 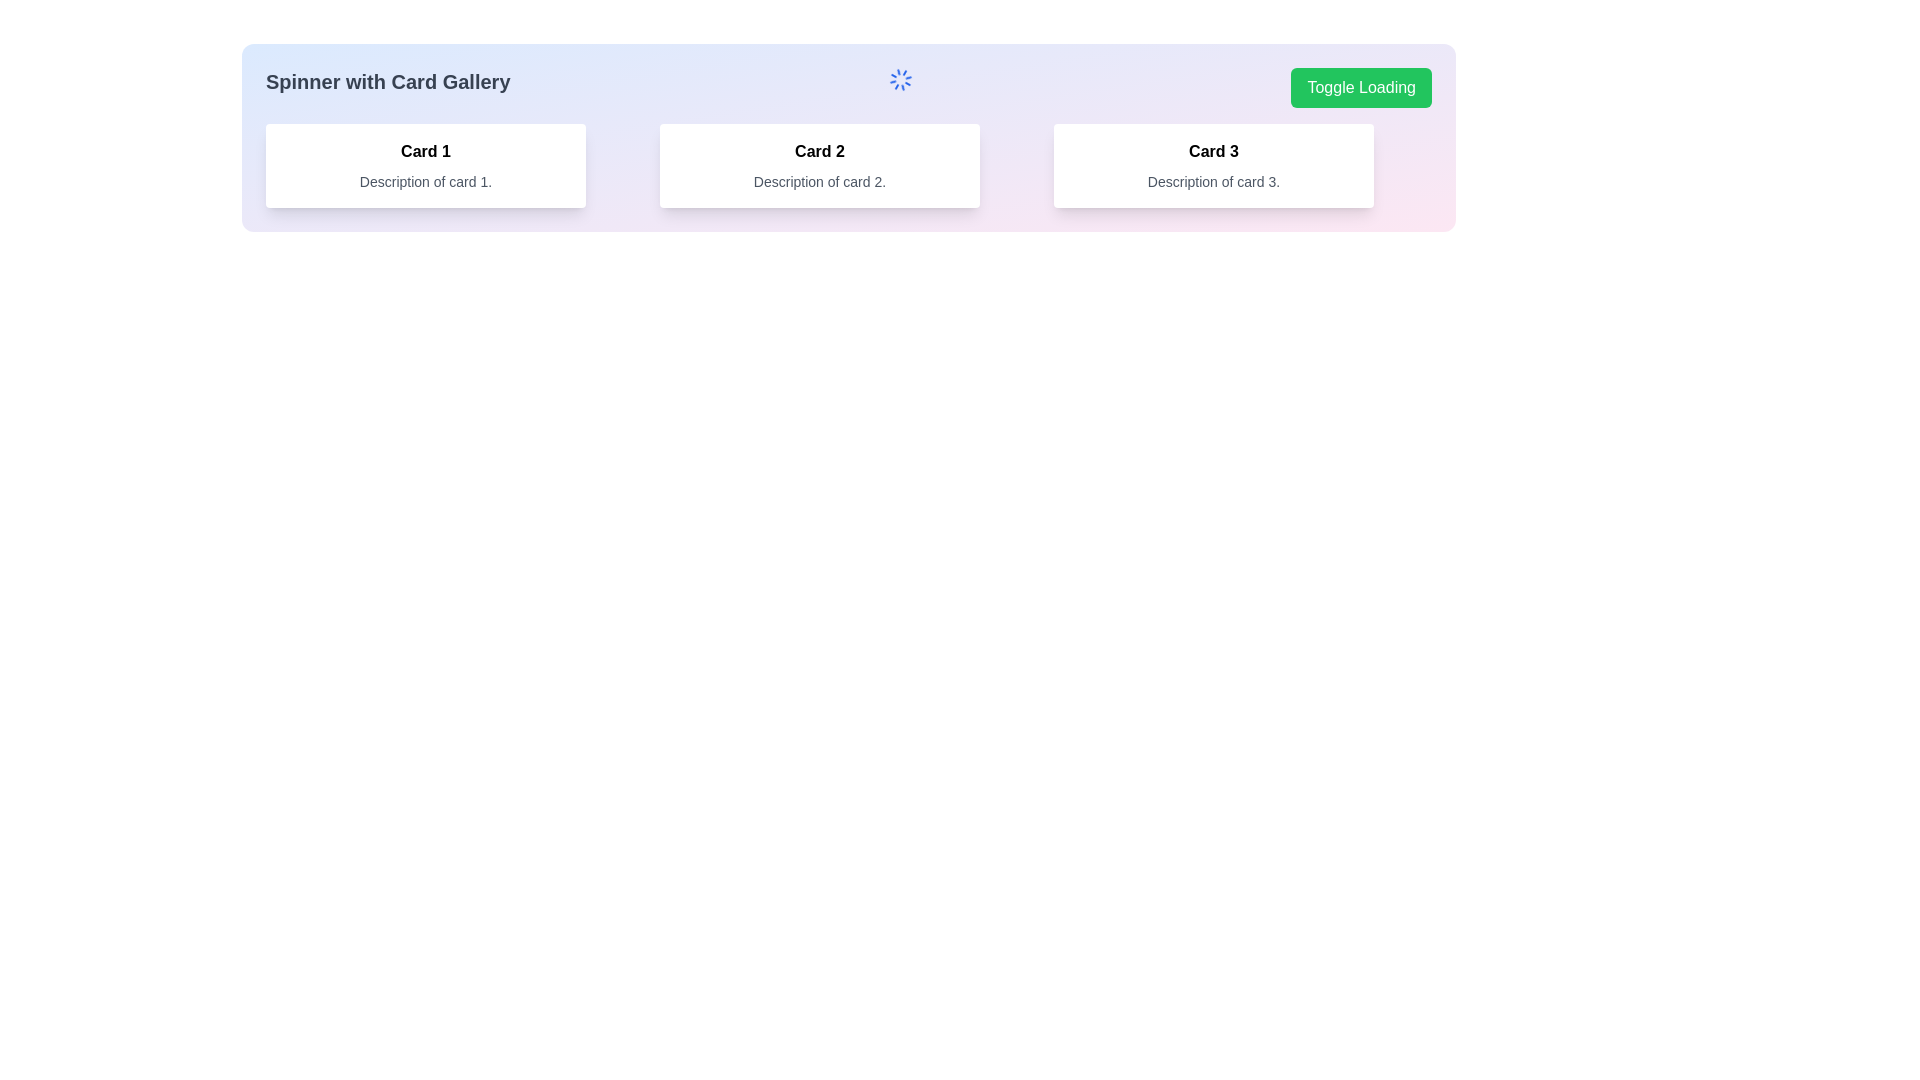 I want to click on the second card in the card grid layout, which is identified by the bold title 'Card 2' and description 'Description of card 2.', so click(x=849, y=164).